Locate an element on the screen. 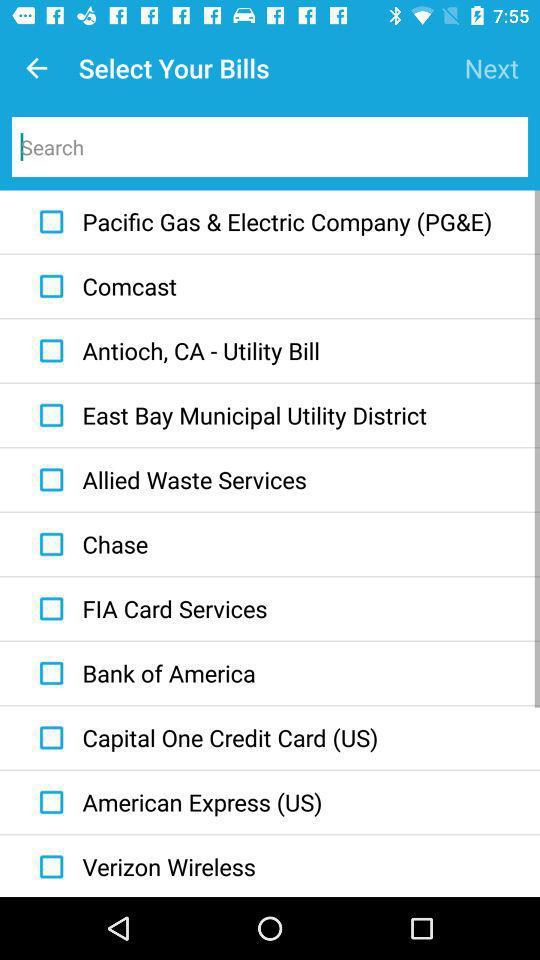  search is located at coordinates (270, 145).